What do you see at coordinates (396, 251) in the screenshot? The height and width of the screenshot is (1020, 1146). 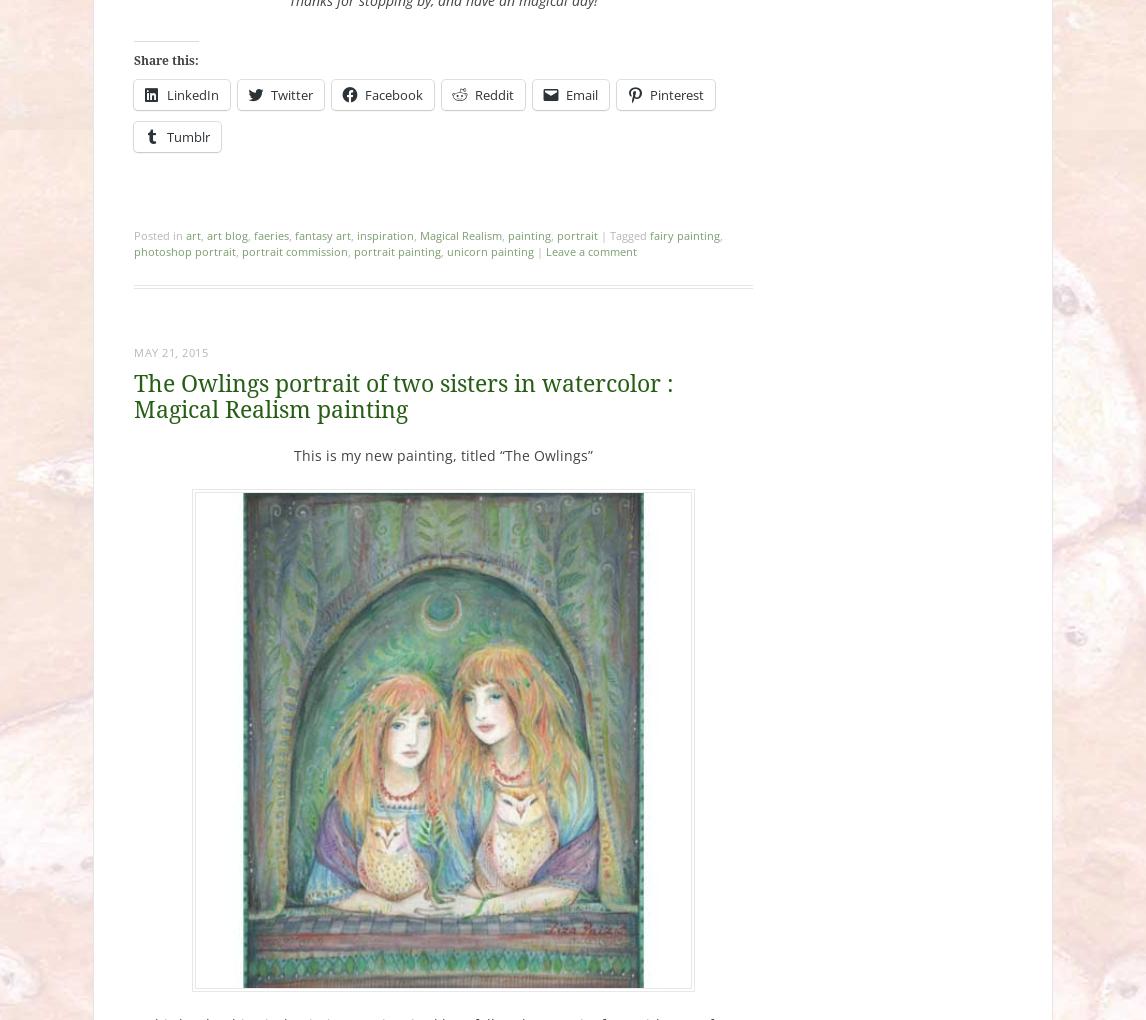 I see `'portrait painting'` at bounding box center [396, 251].